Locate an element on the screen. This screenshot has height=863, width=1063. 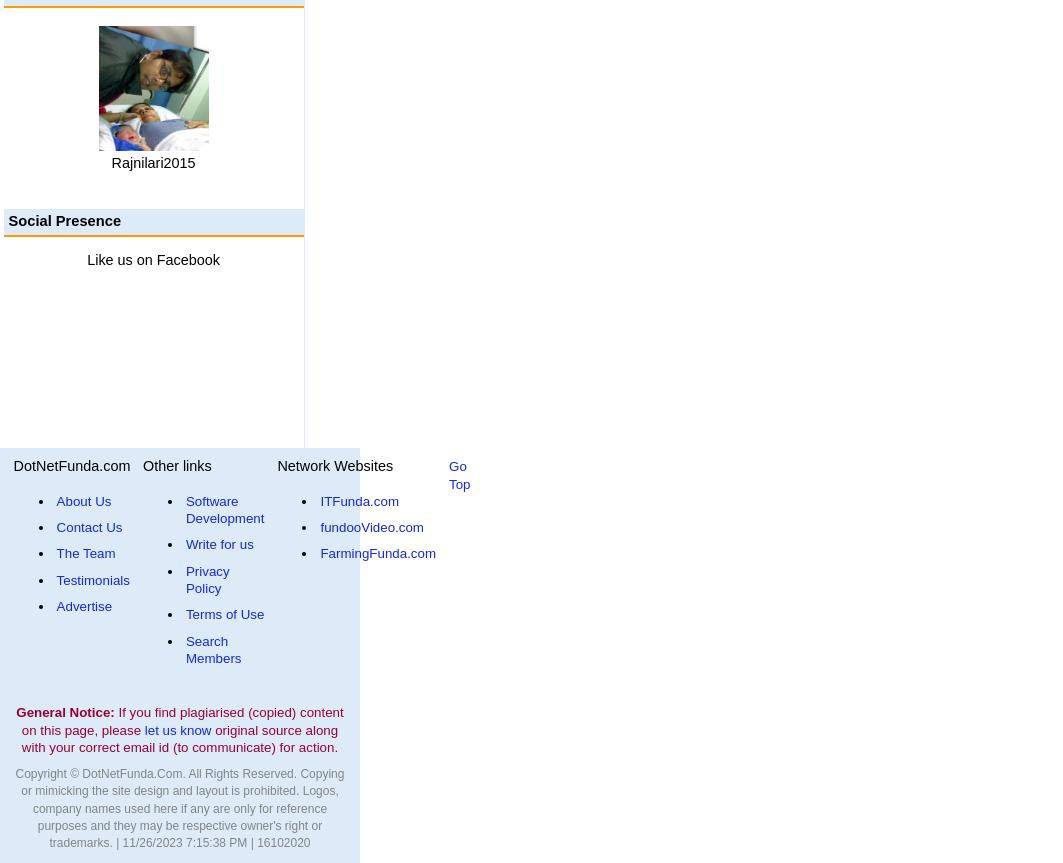
'Rajnilari2015' is located at coordinates (152, 160).